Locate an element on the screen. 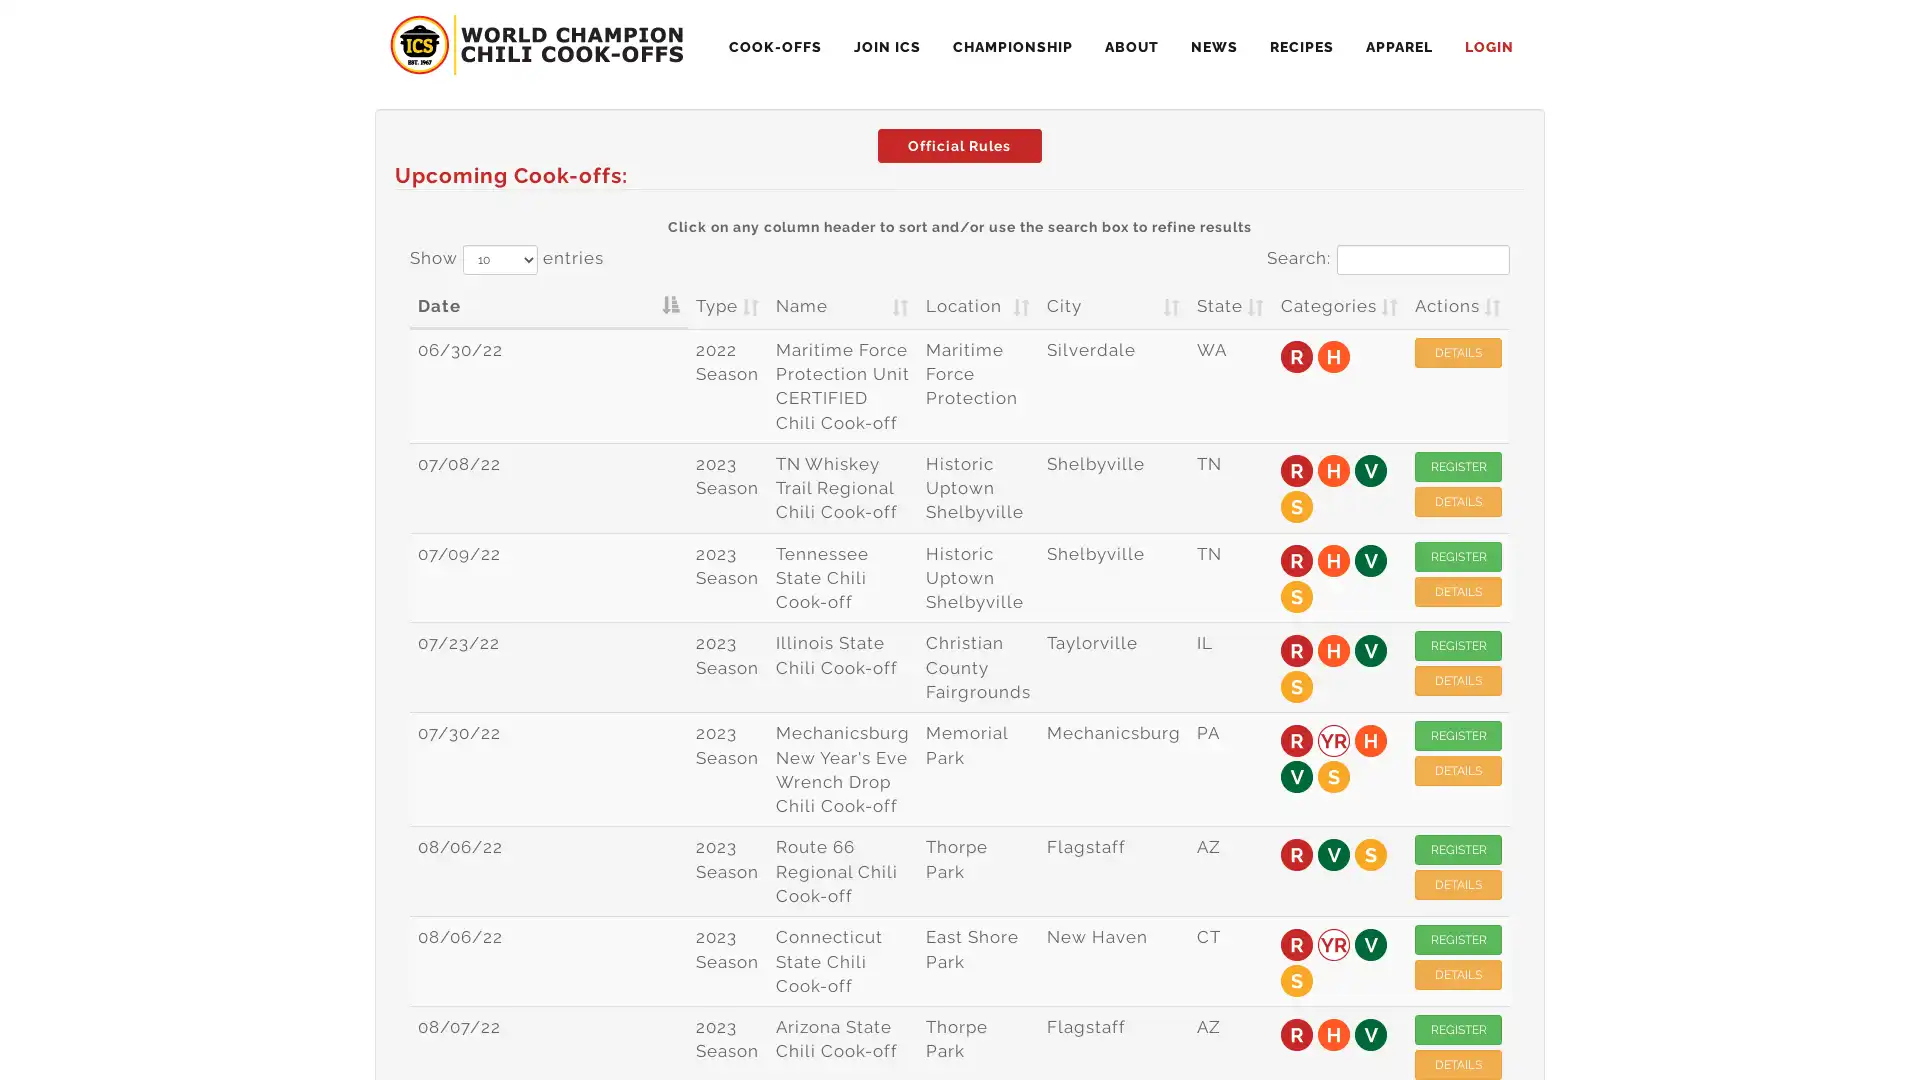 The width and height of the screenshot is (1920, 1080). DETAILS is located at coordinates (1458, 770).